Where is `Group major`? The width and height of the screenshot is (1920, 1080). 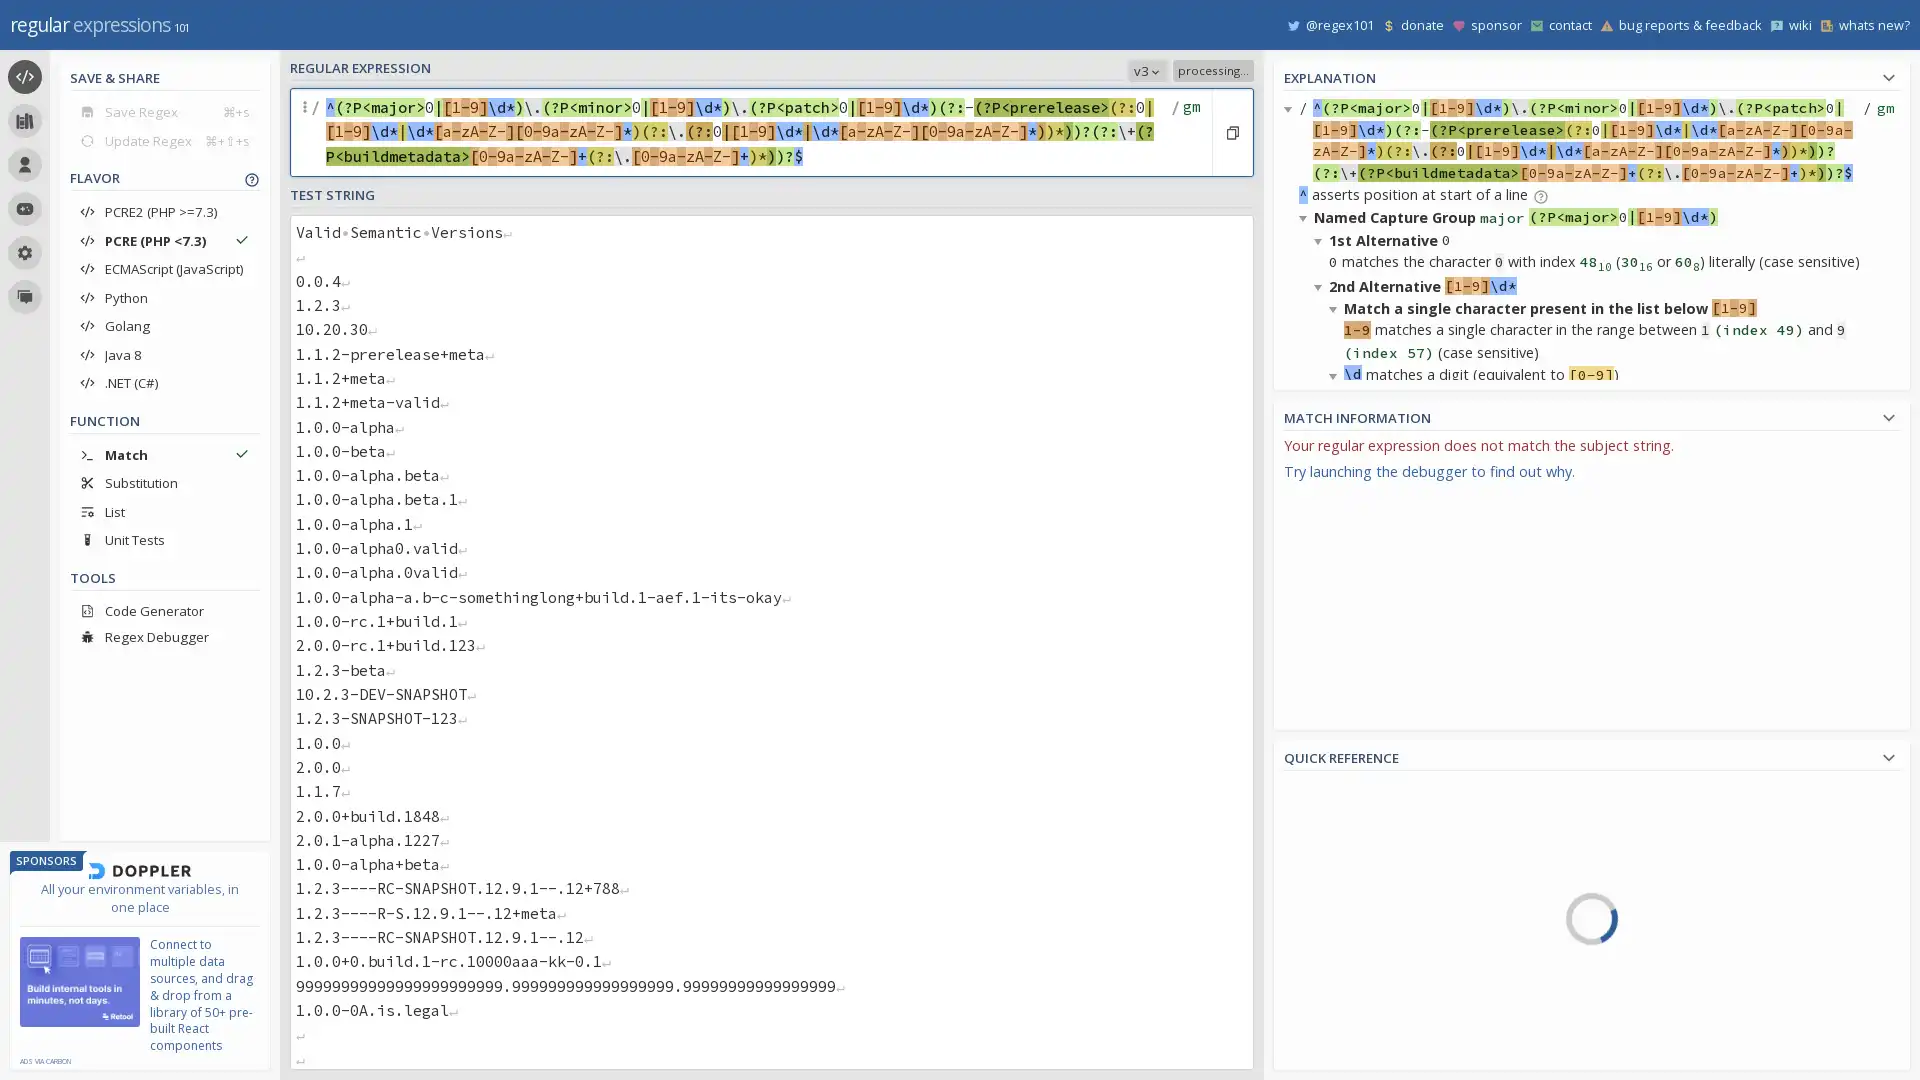 Group major is located at coordinates (1372, 986).